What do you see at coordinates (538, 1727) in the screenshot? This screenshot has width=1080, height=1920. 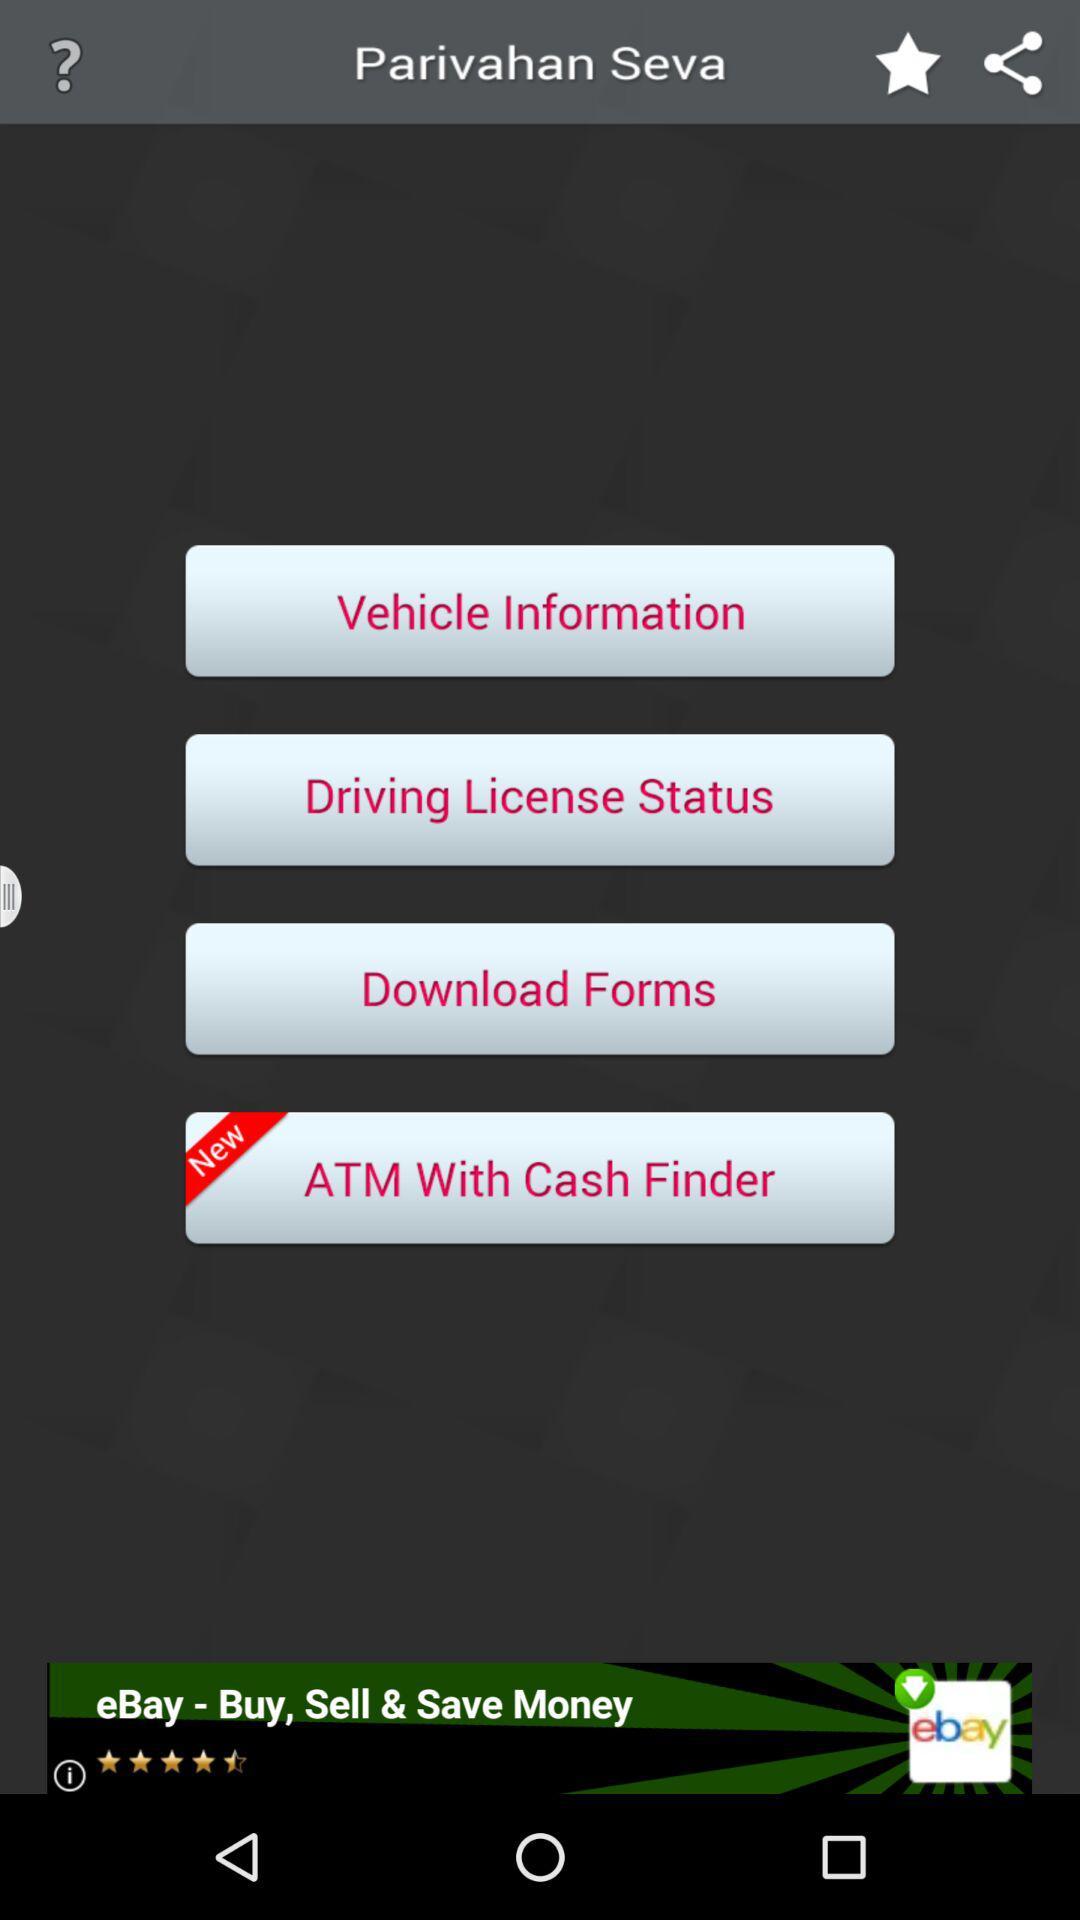 I see `to connect to ebay` at bounding box center [538, 1727].